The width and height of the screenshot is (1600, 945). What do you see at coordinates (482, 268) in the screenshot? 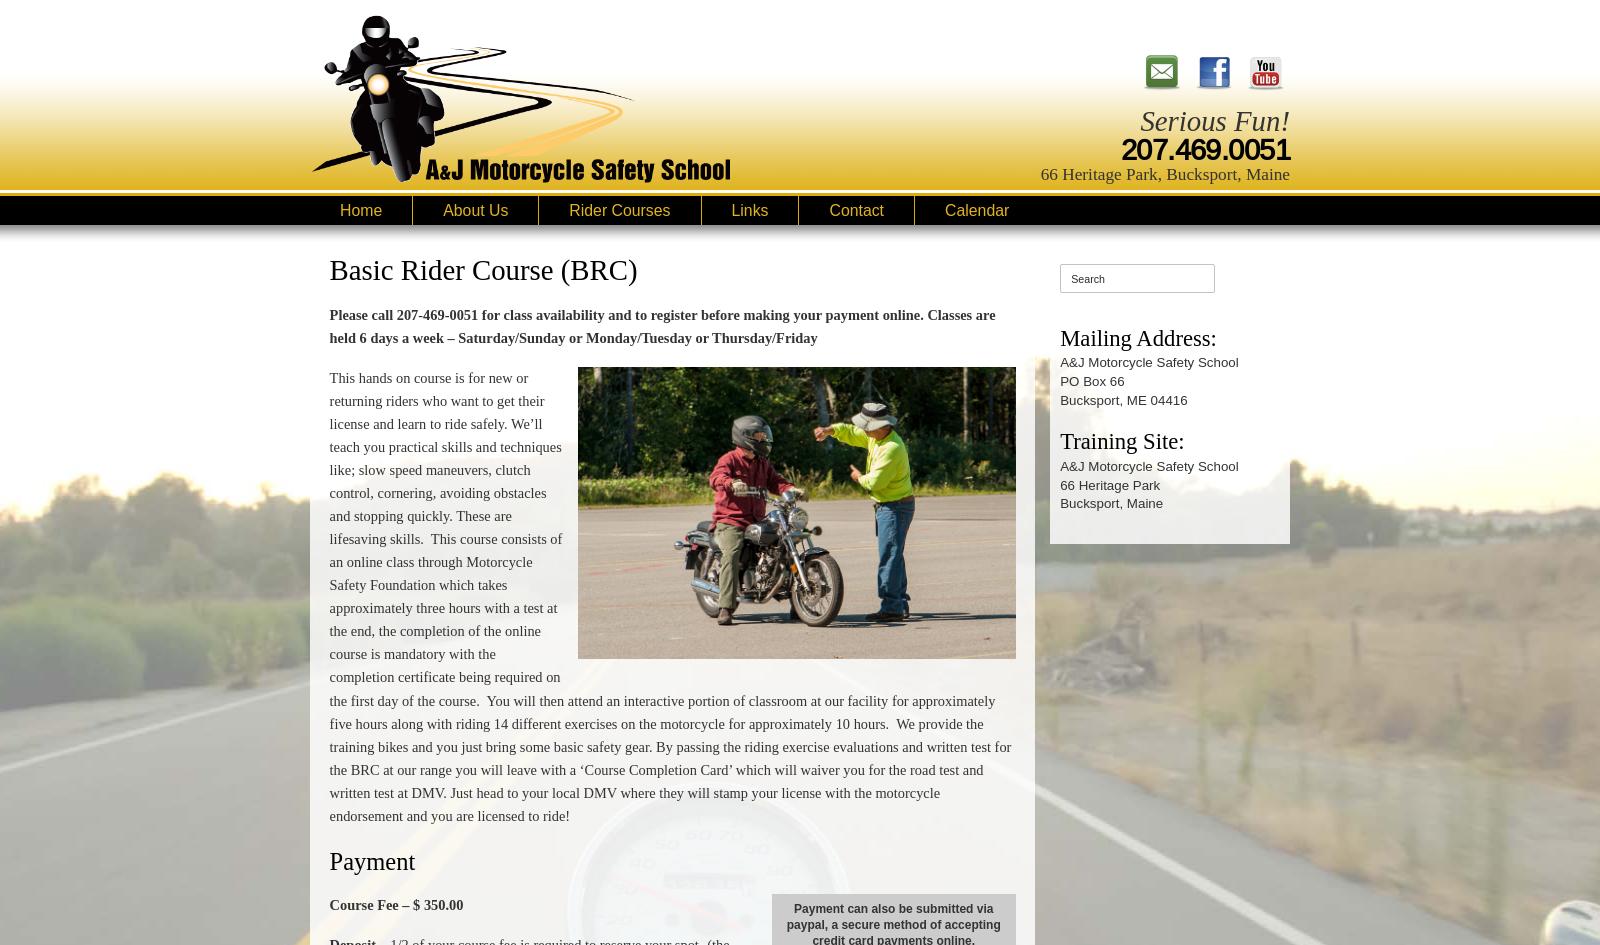
I see `'Basic Rider Course (BRC)'` at bounding box center [482, 268].